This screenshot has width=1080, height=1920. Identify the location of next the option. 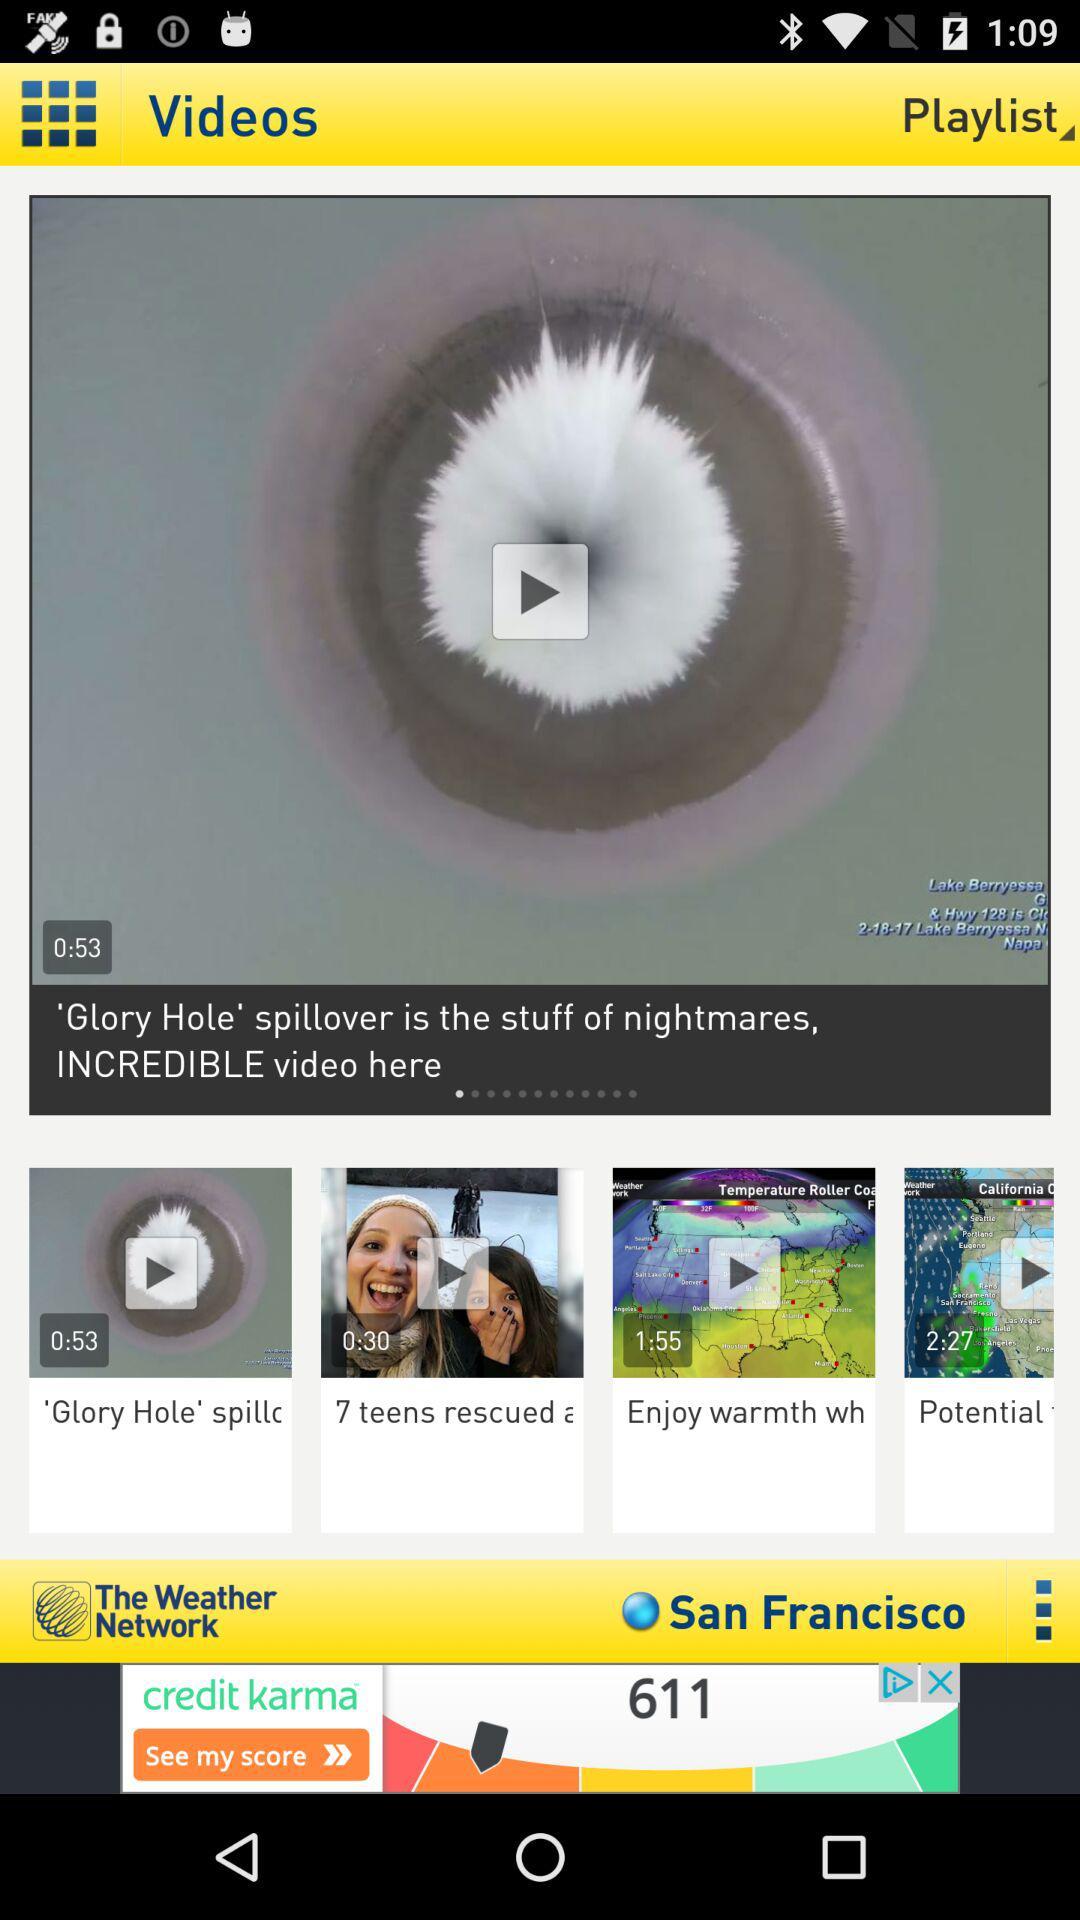
(992, 1271).